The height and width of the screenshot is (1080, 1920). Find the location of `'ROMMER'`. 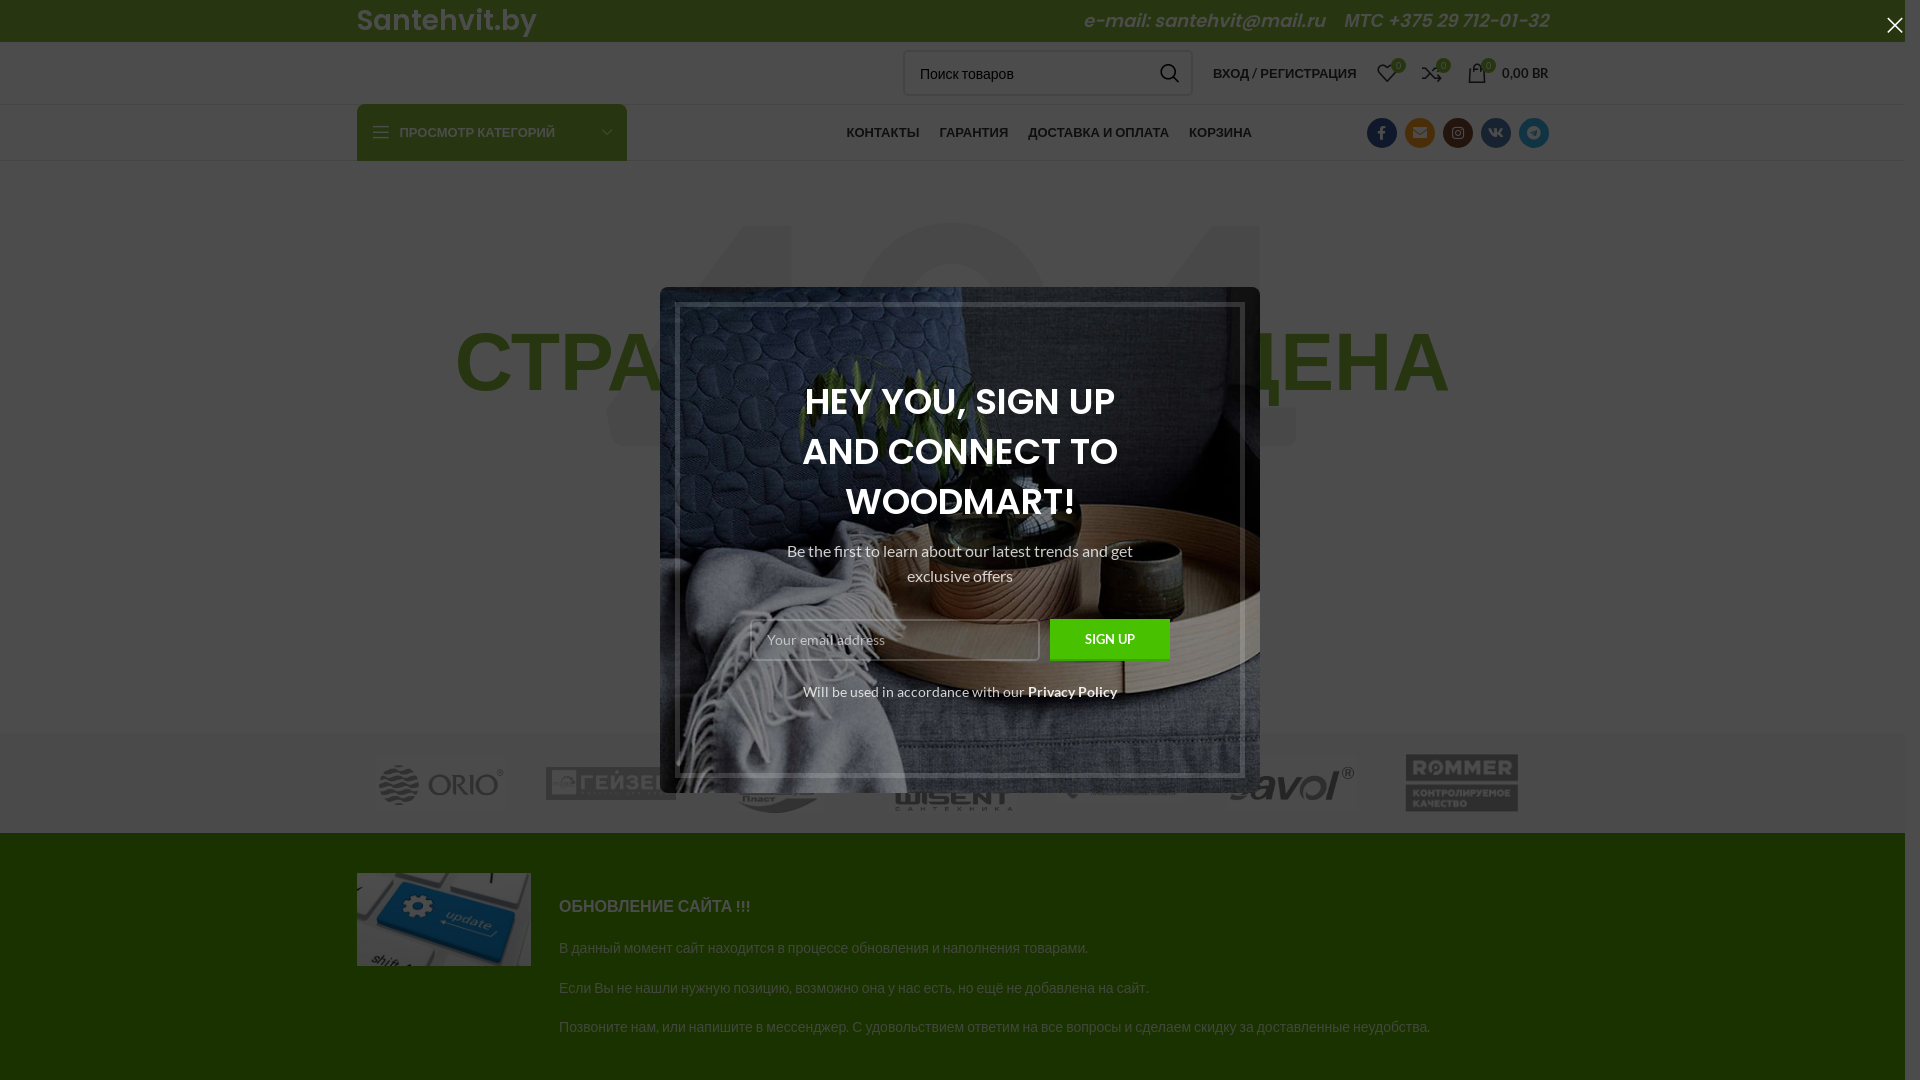

'ROMMER' is located at coordinates (1462, 782).